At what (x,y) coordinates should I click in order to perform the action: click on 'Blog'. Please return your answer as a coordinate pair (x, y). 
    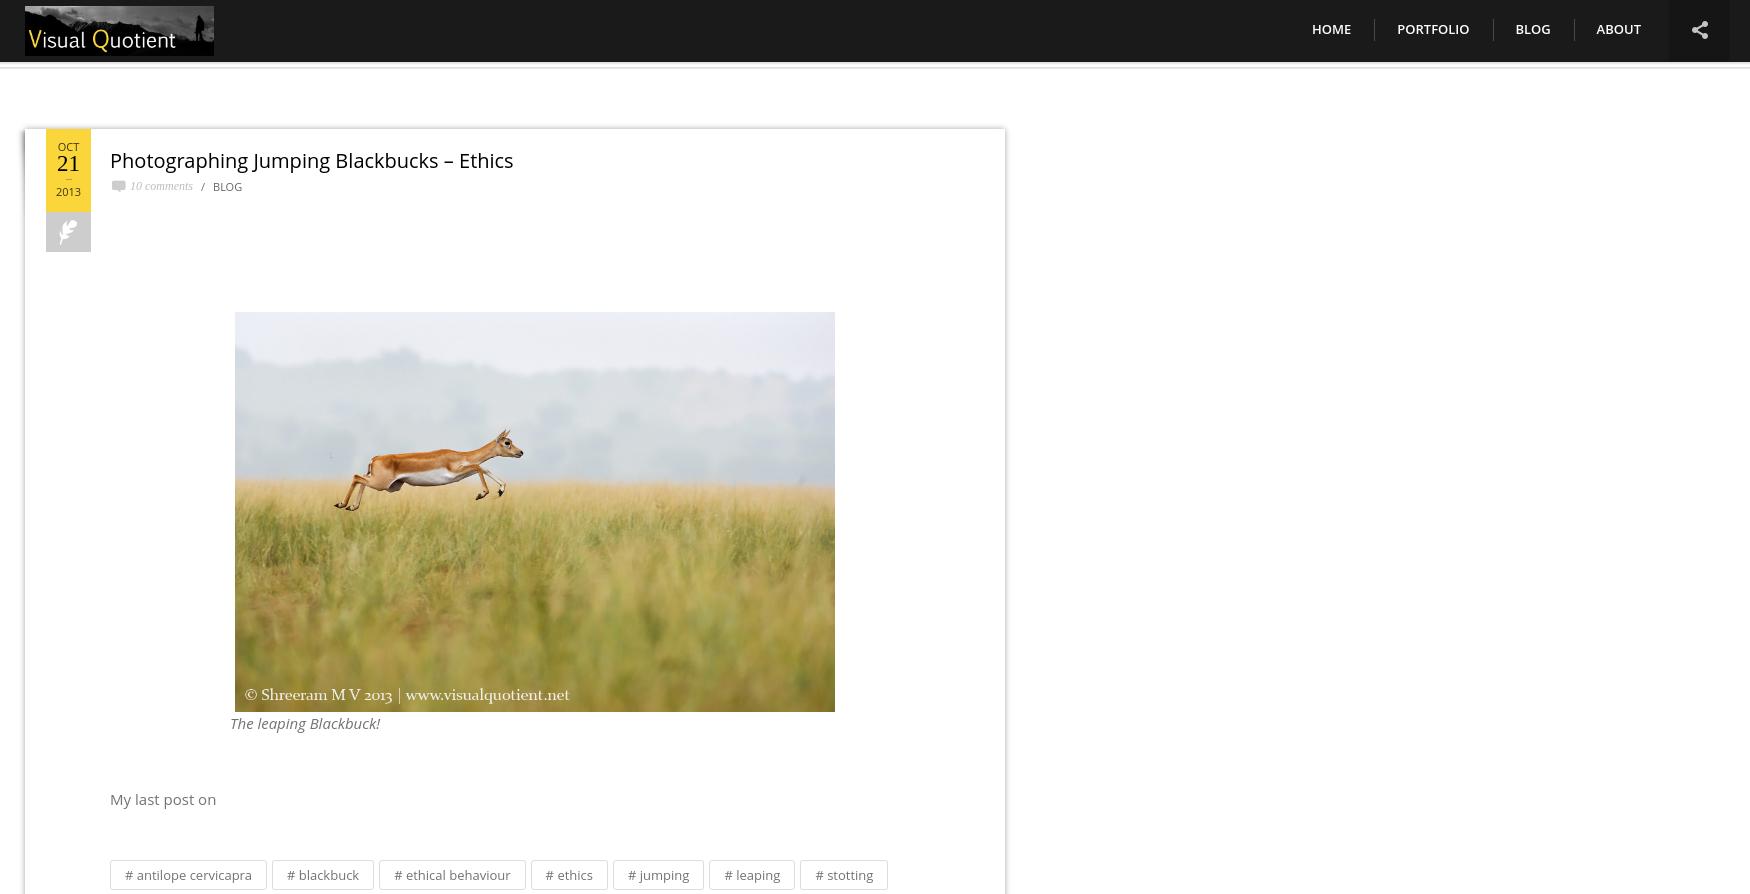
    Looking at the image, I should click on (212, 186).